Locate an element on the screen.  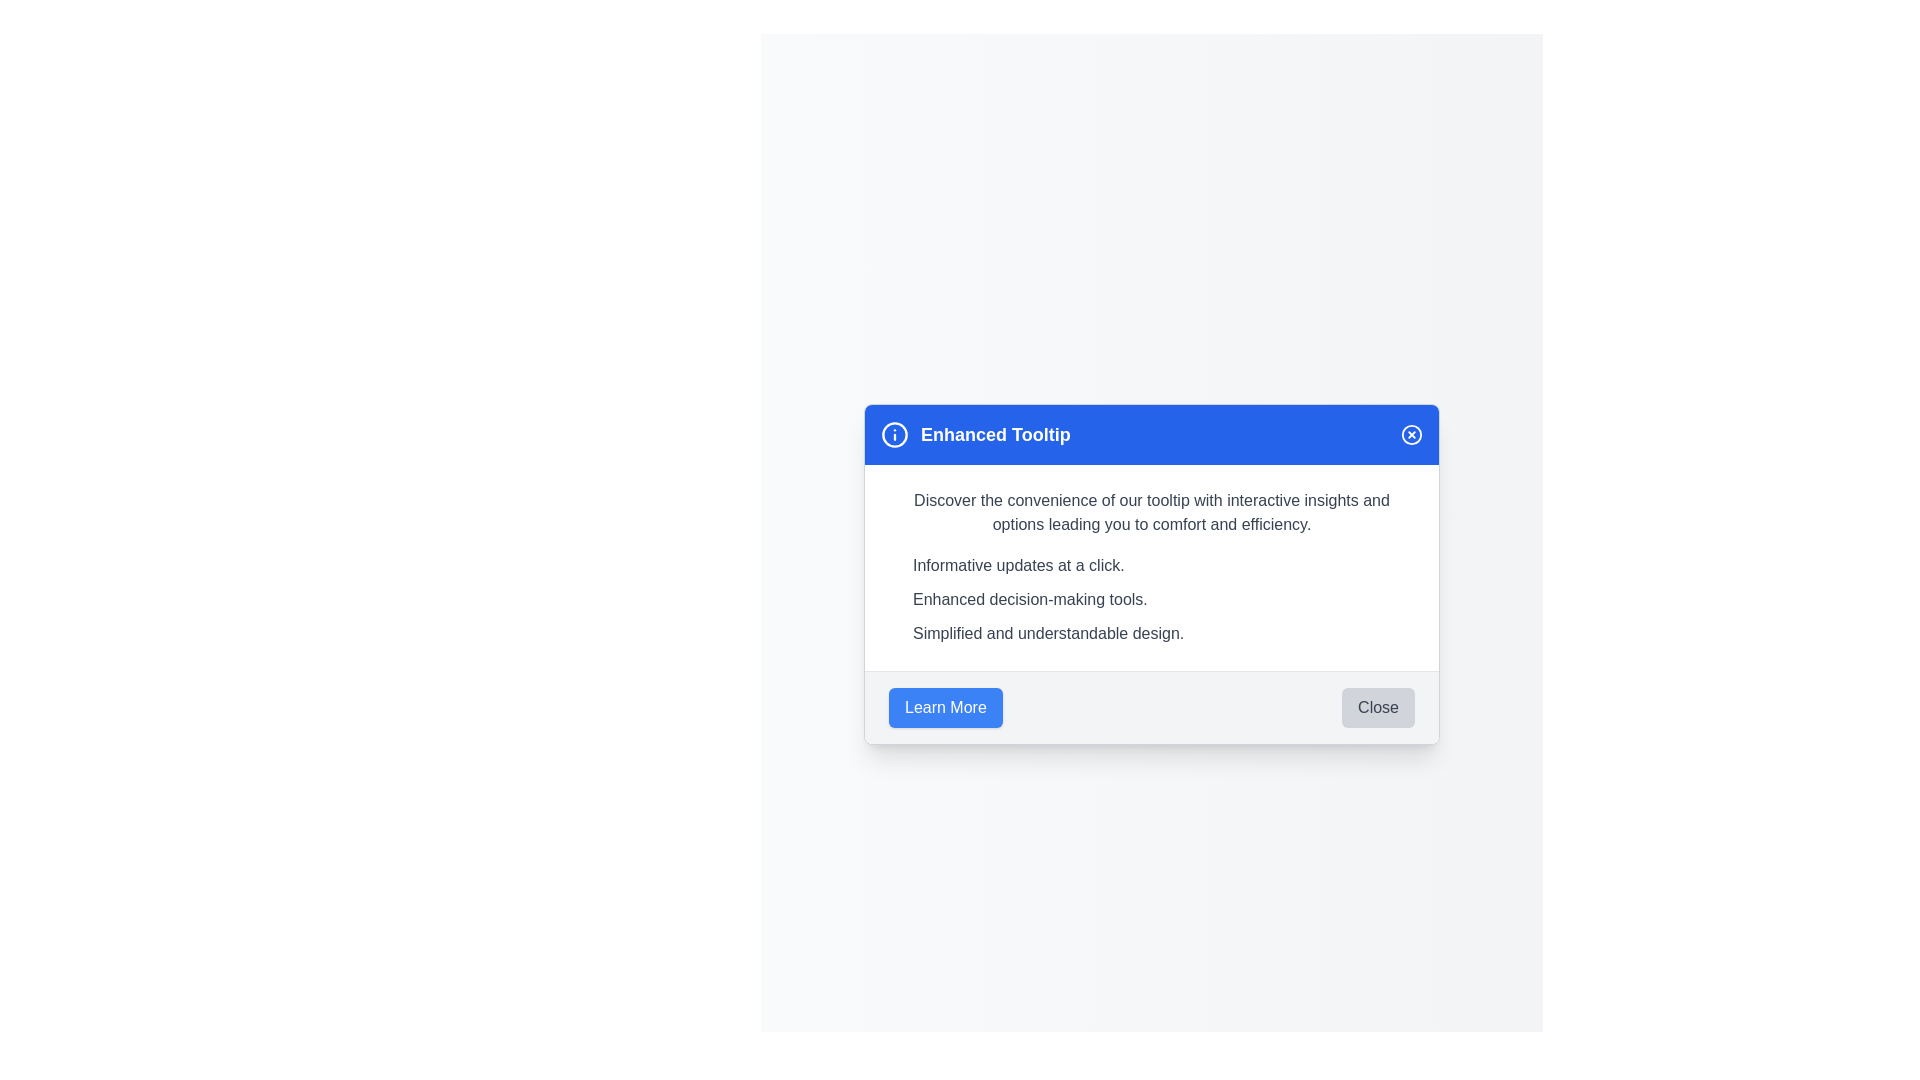
the close button located in the top-right corner of the blue bar on the tooltip, adjacent to the 'Enhanced Tooltip' title text is located at coordinates (1410, 433).